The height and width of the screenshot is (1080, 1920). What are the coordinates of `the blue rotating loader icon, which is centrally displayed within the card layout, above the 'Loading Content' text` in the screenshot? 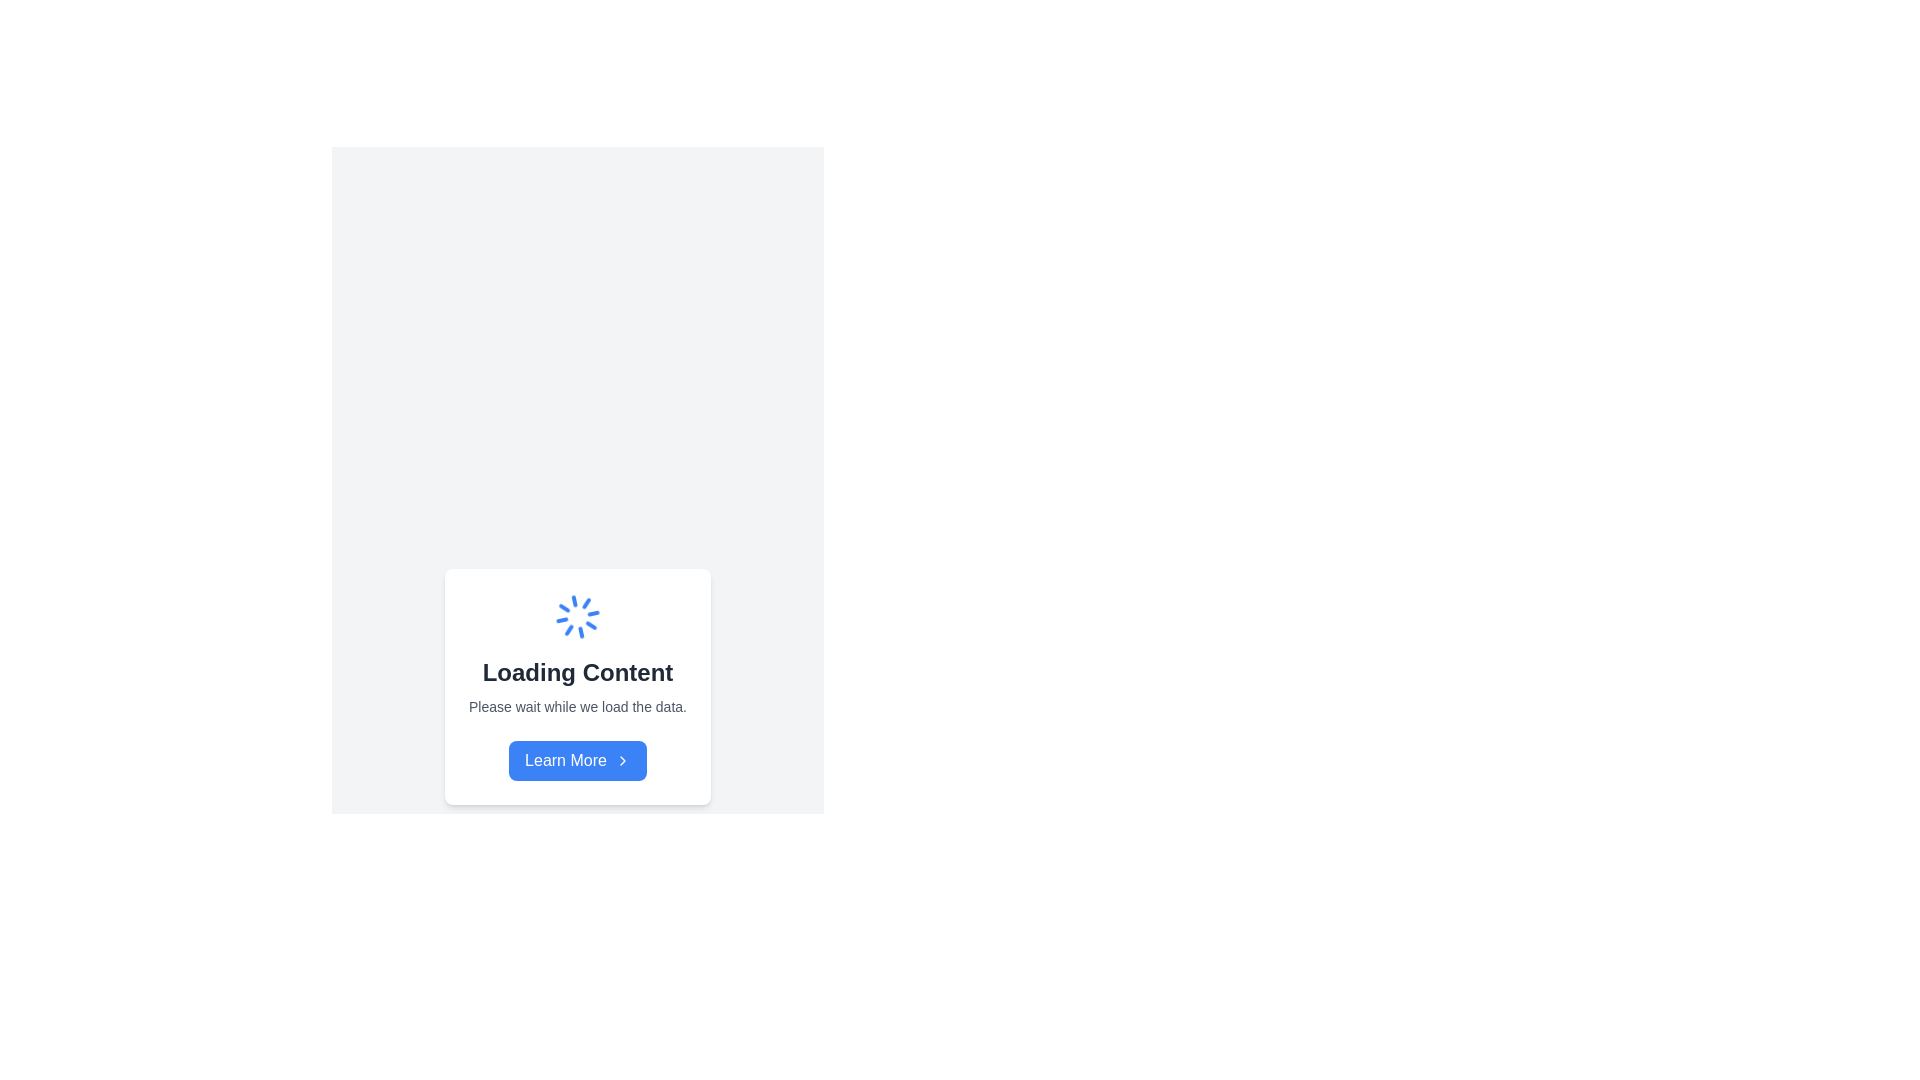 It's located at (576, 616).